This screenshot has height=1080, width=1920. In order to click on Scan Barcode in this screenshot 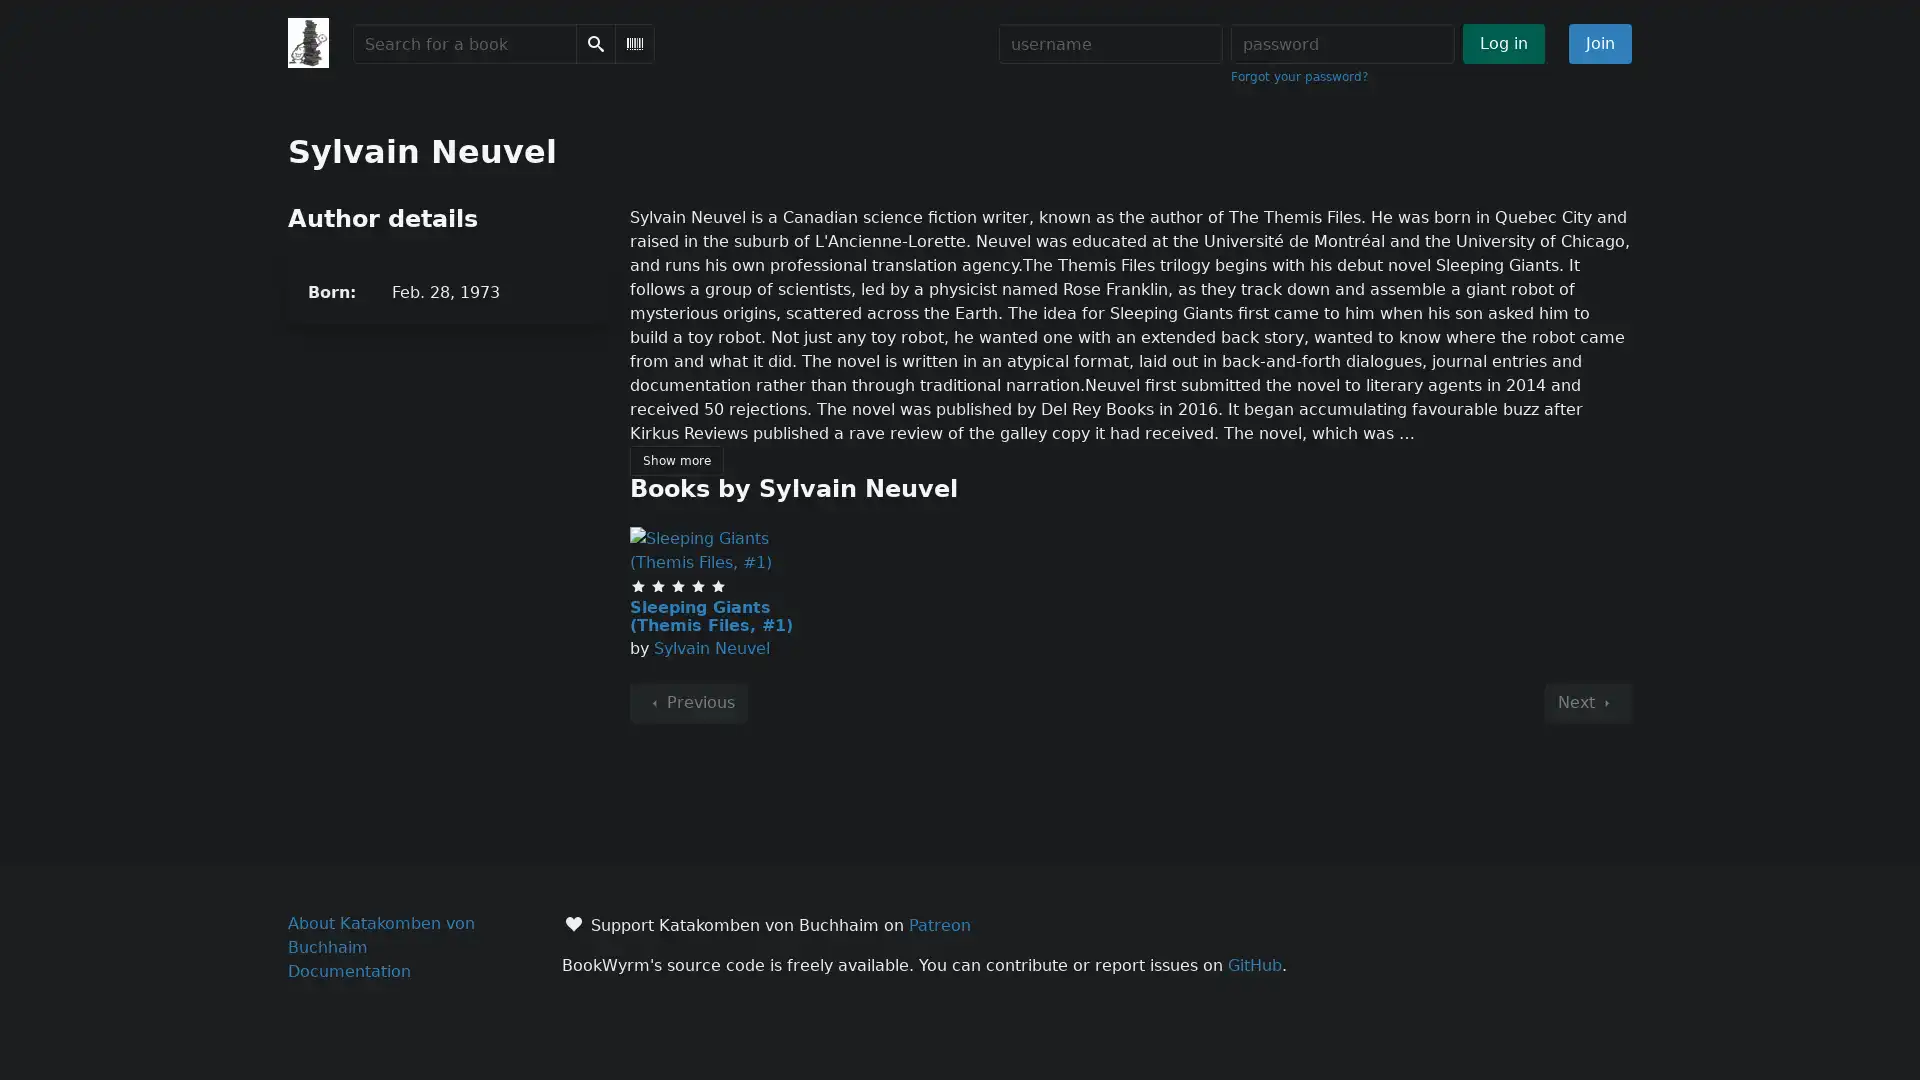, I will do `click(632, 43)`.